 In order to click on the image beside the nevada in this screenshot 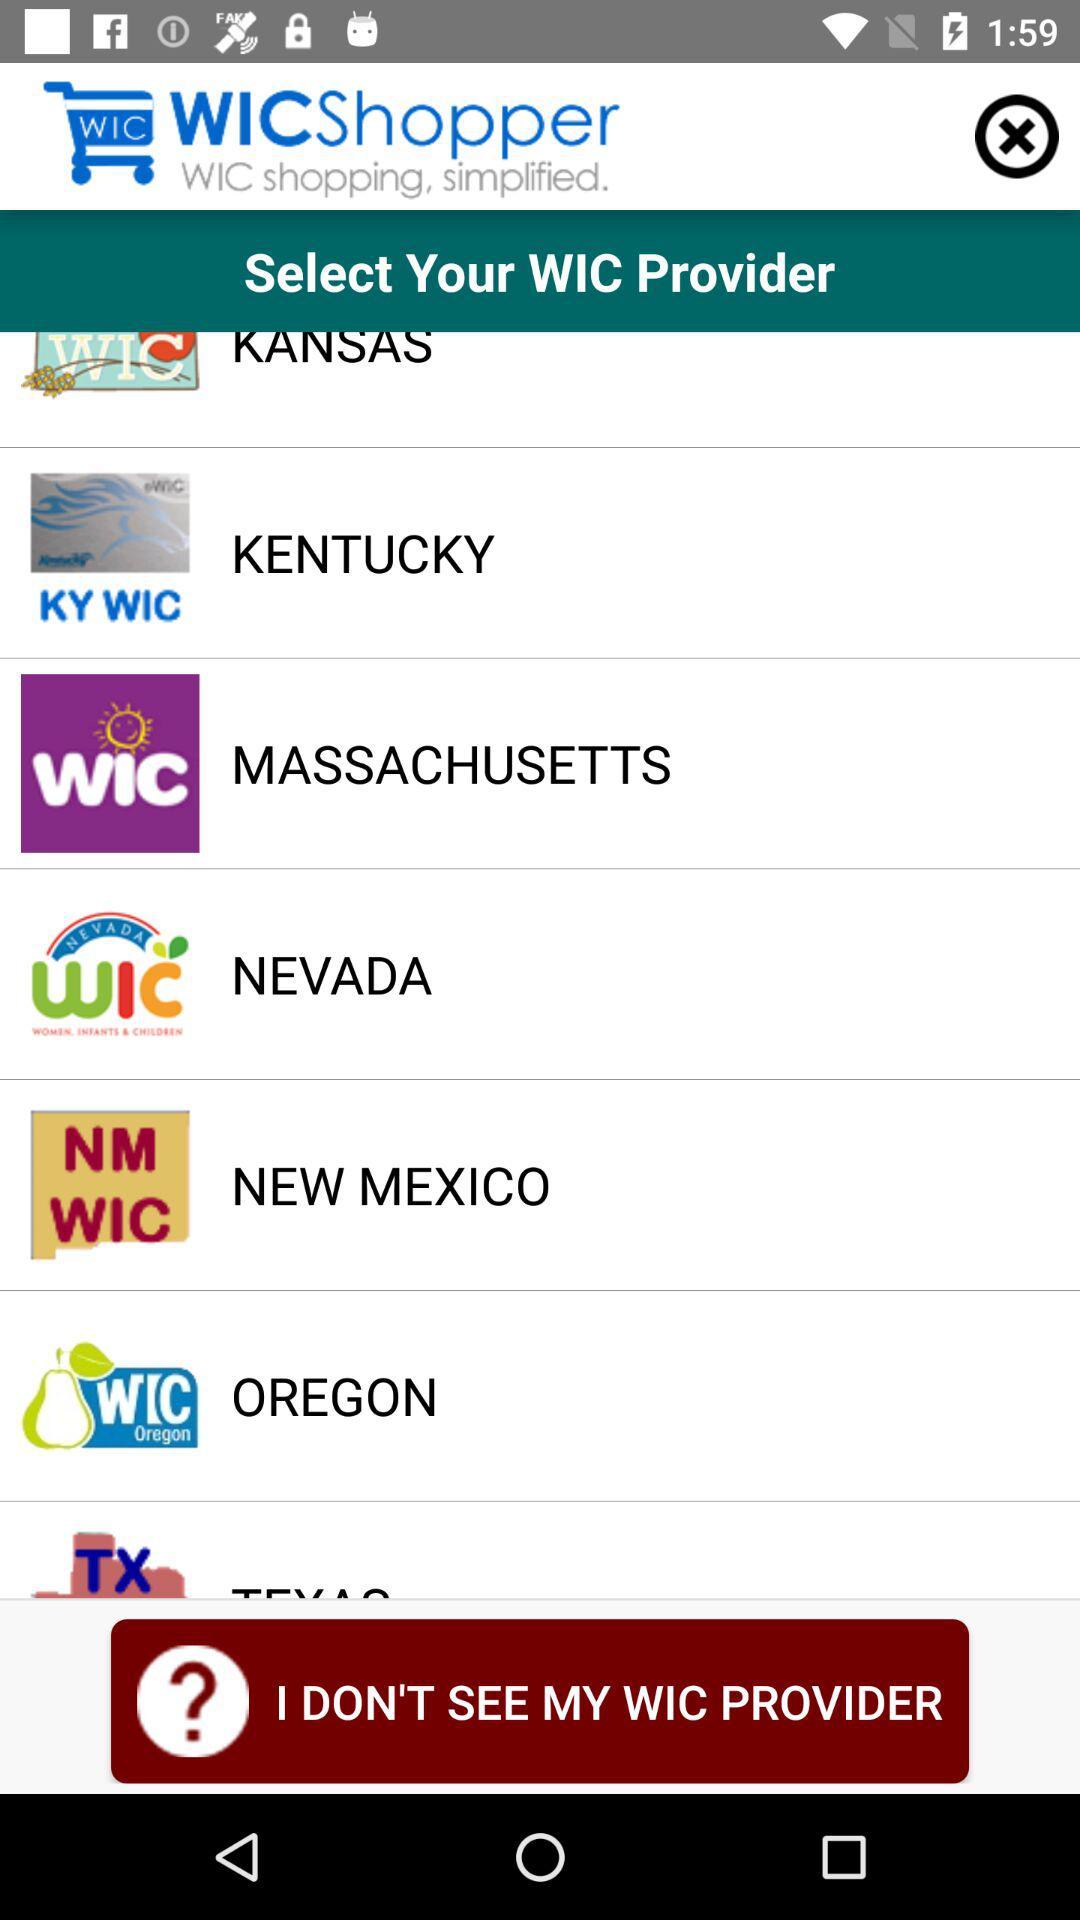, I will do `click(110, 974)`.